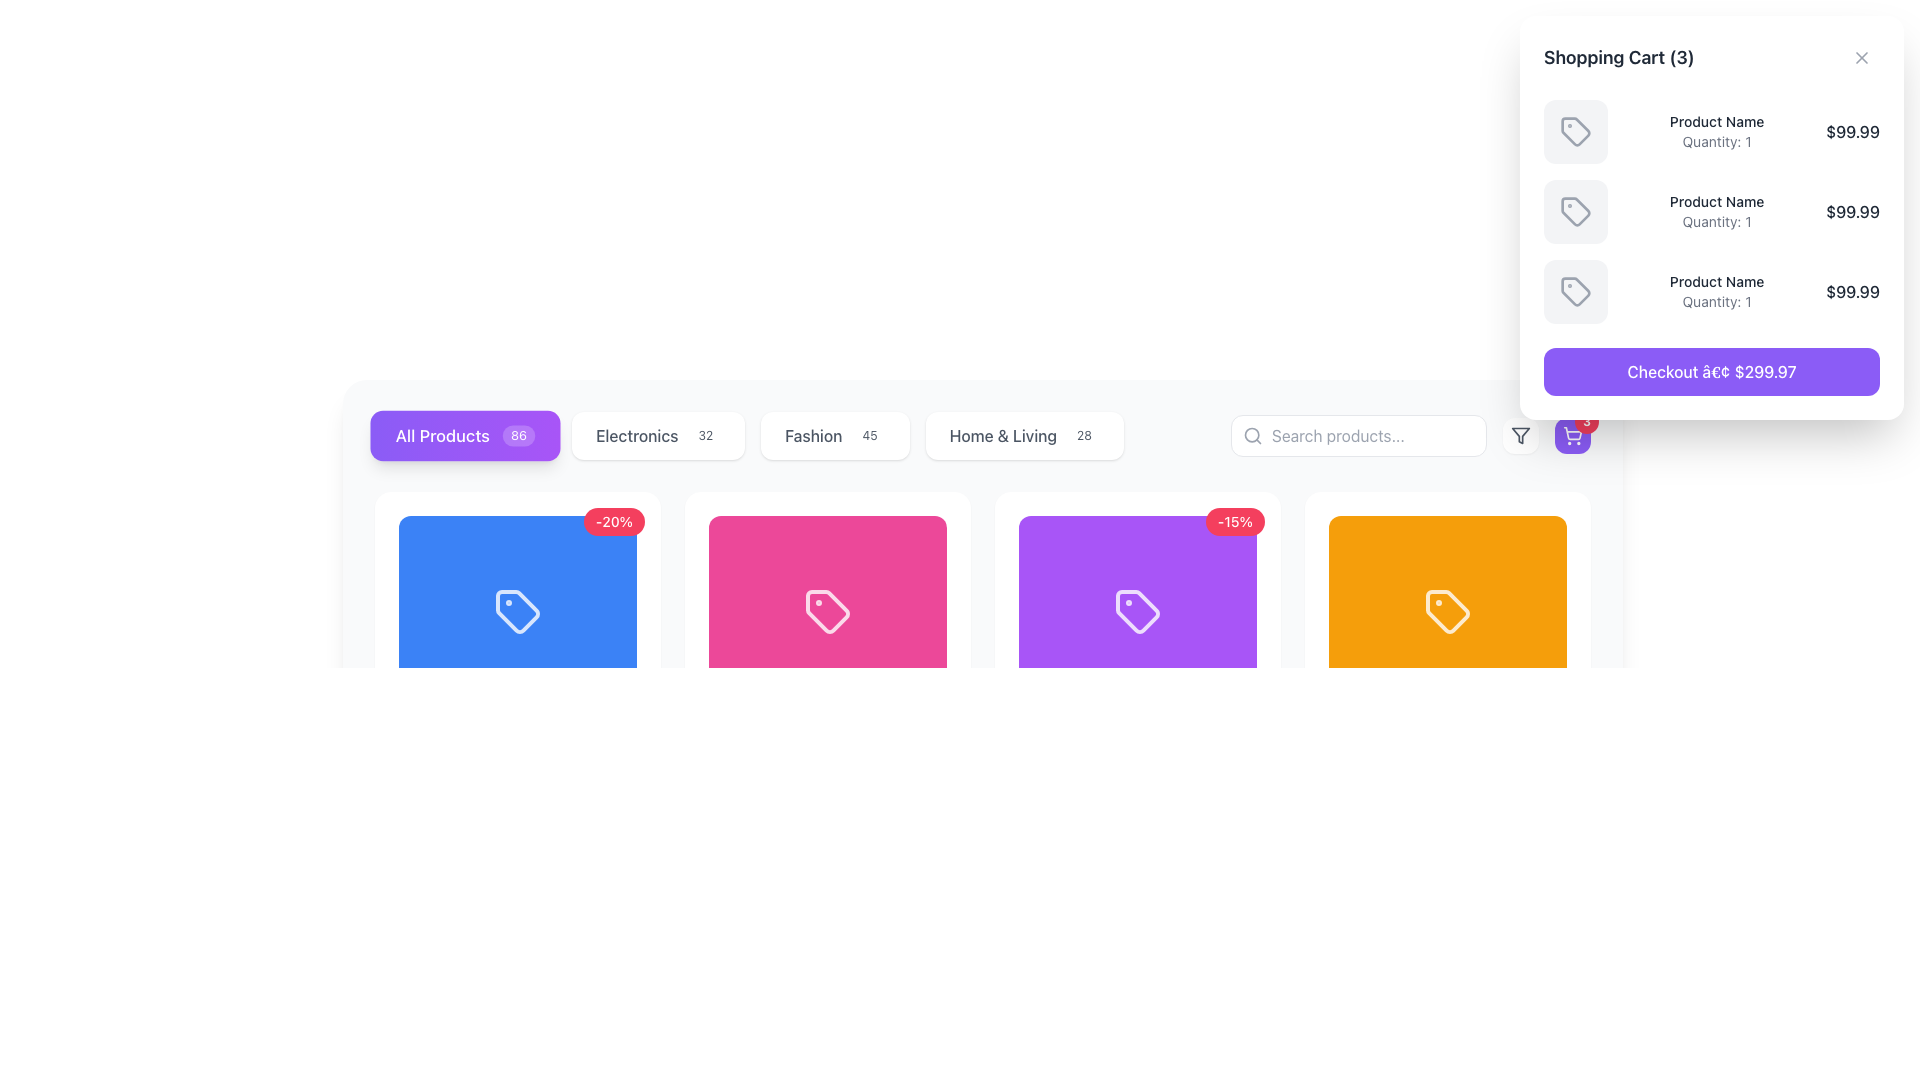 This screenshot has width=1920, height=1080. Describe the element at coordinates (1574, 131) in the screenshot. I see `the first icon in the shopping cart drawer to observe its associated tooltip or effect` at that location.